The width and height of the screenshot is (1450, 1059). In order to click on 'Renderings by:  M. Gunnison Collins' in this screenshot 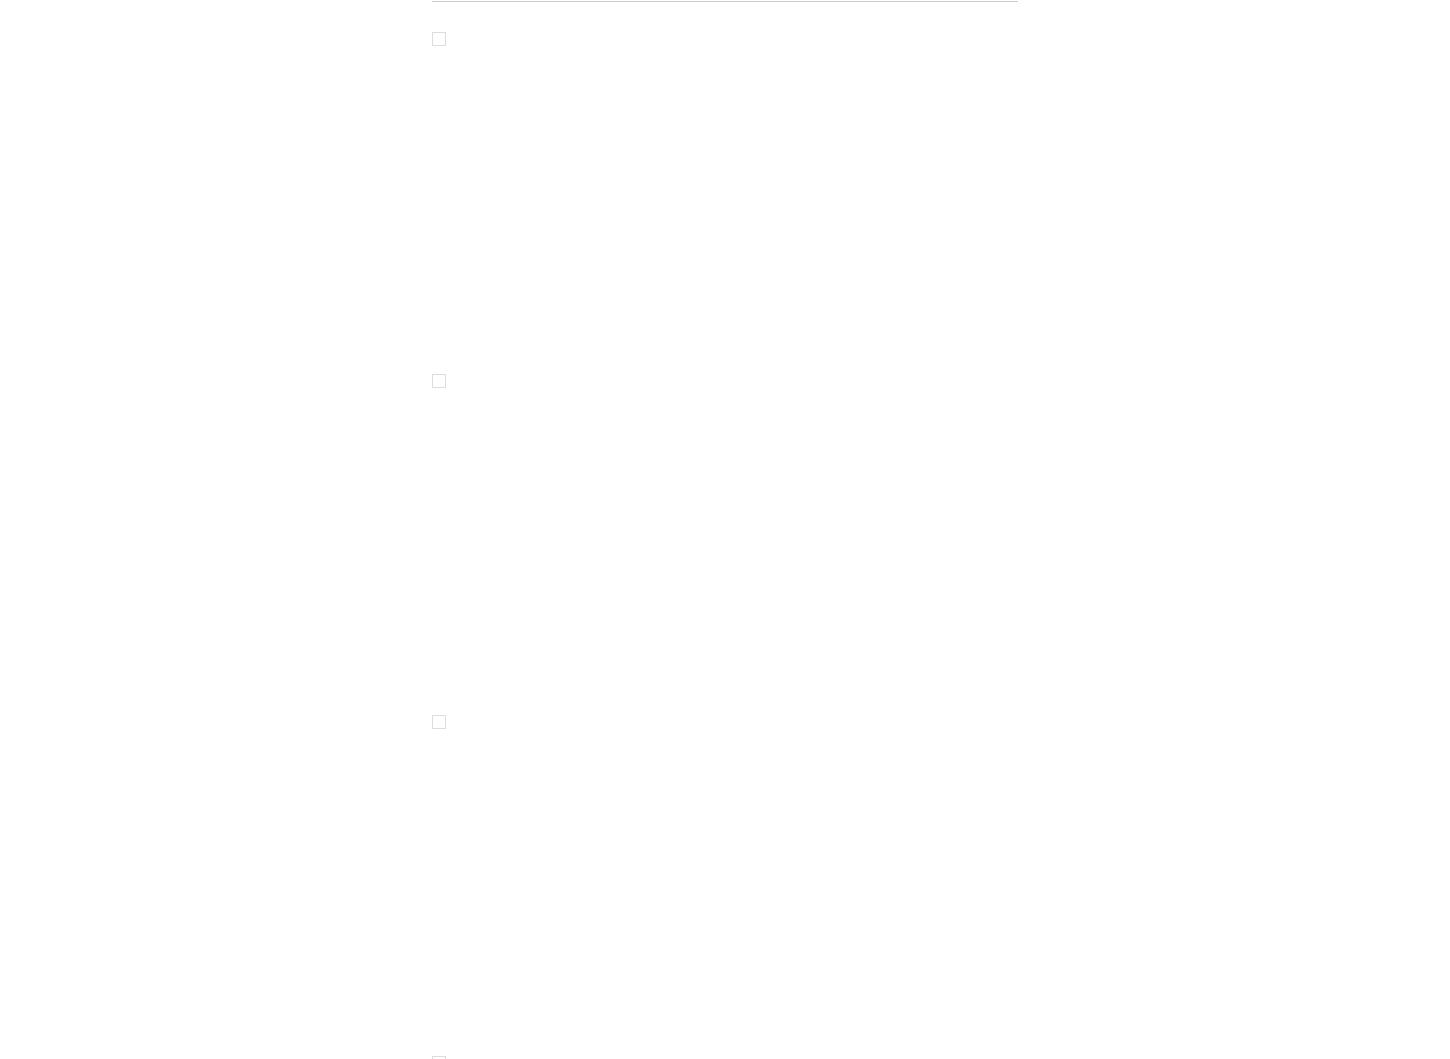, I will do `click(889, 282)`.